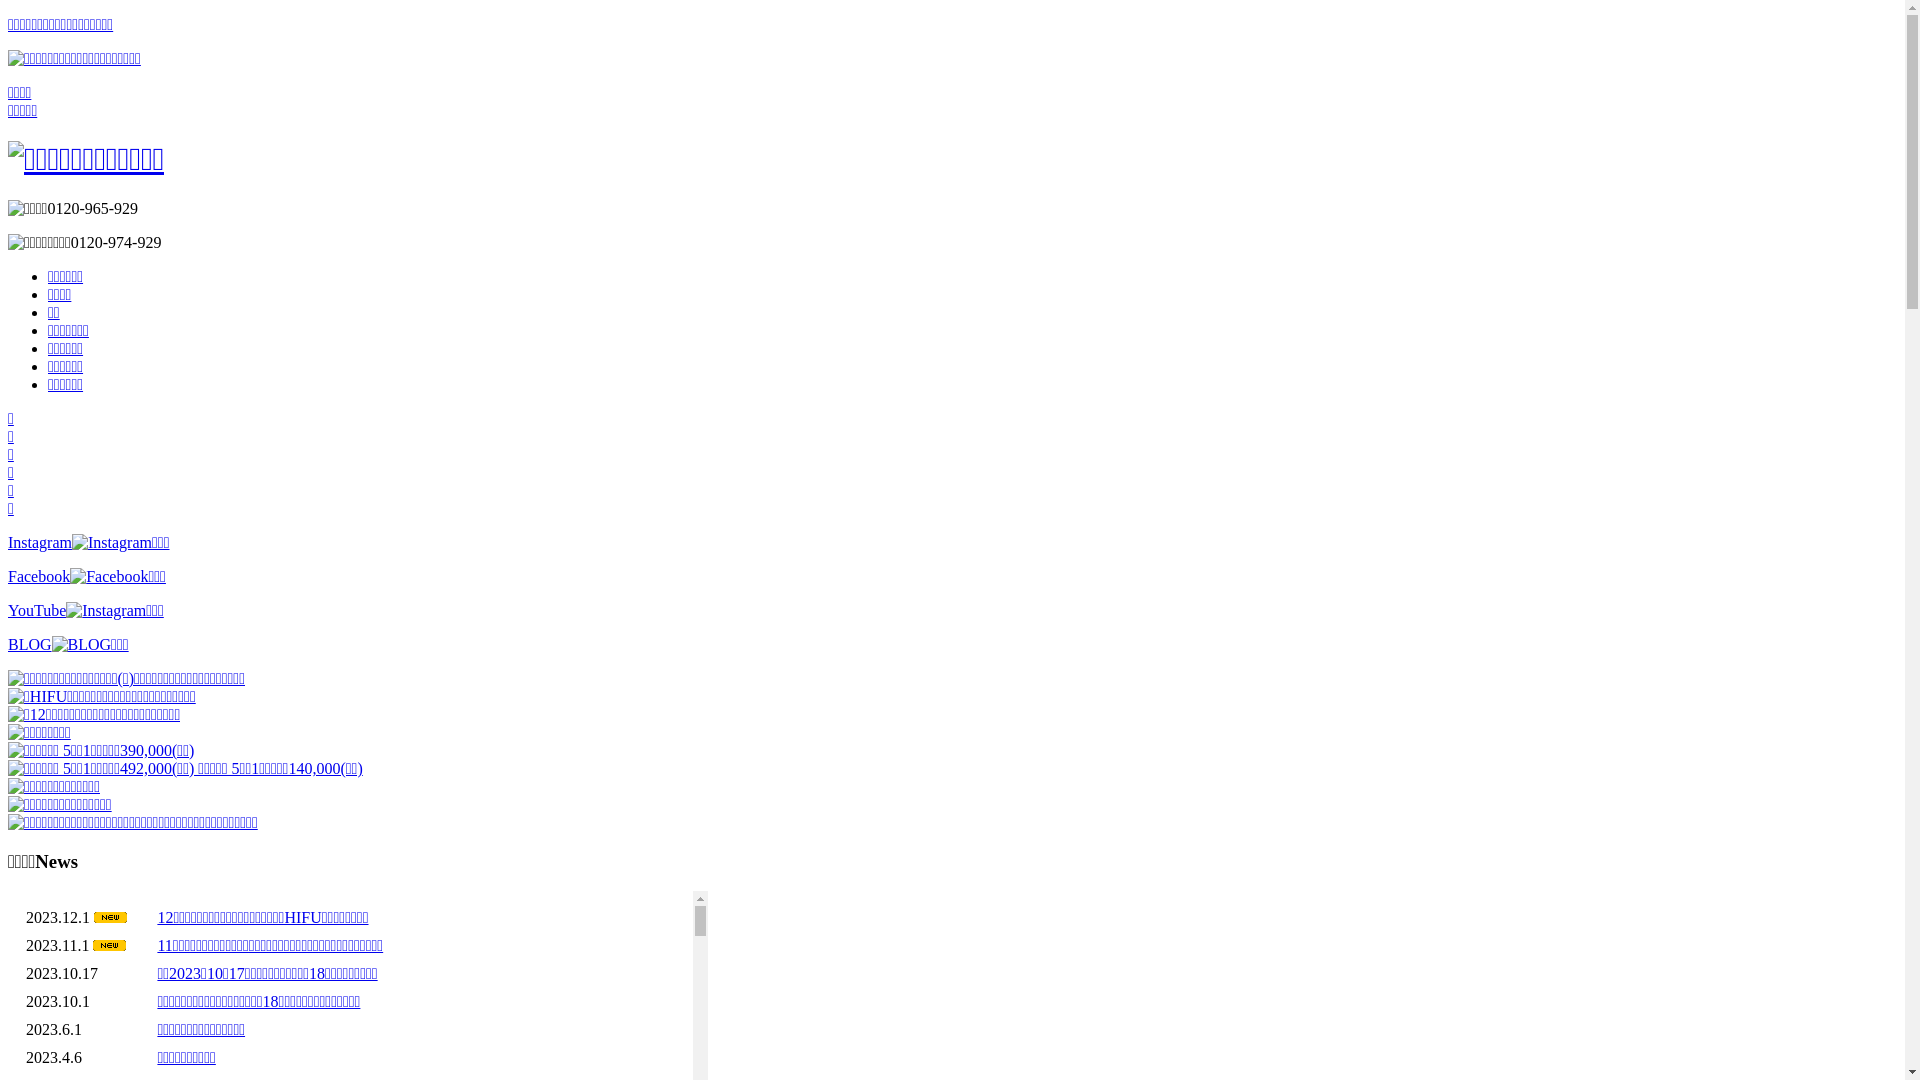 Image resolution: width=1920 pixels, height=1080 pixels. Describe the element at coordinates (85, 609) in the screenshot. I see `'YouTube'` at that location.